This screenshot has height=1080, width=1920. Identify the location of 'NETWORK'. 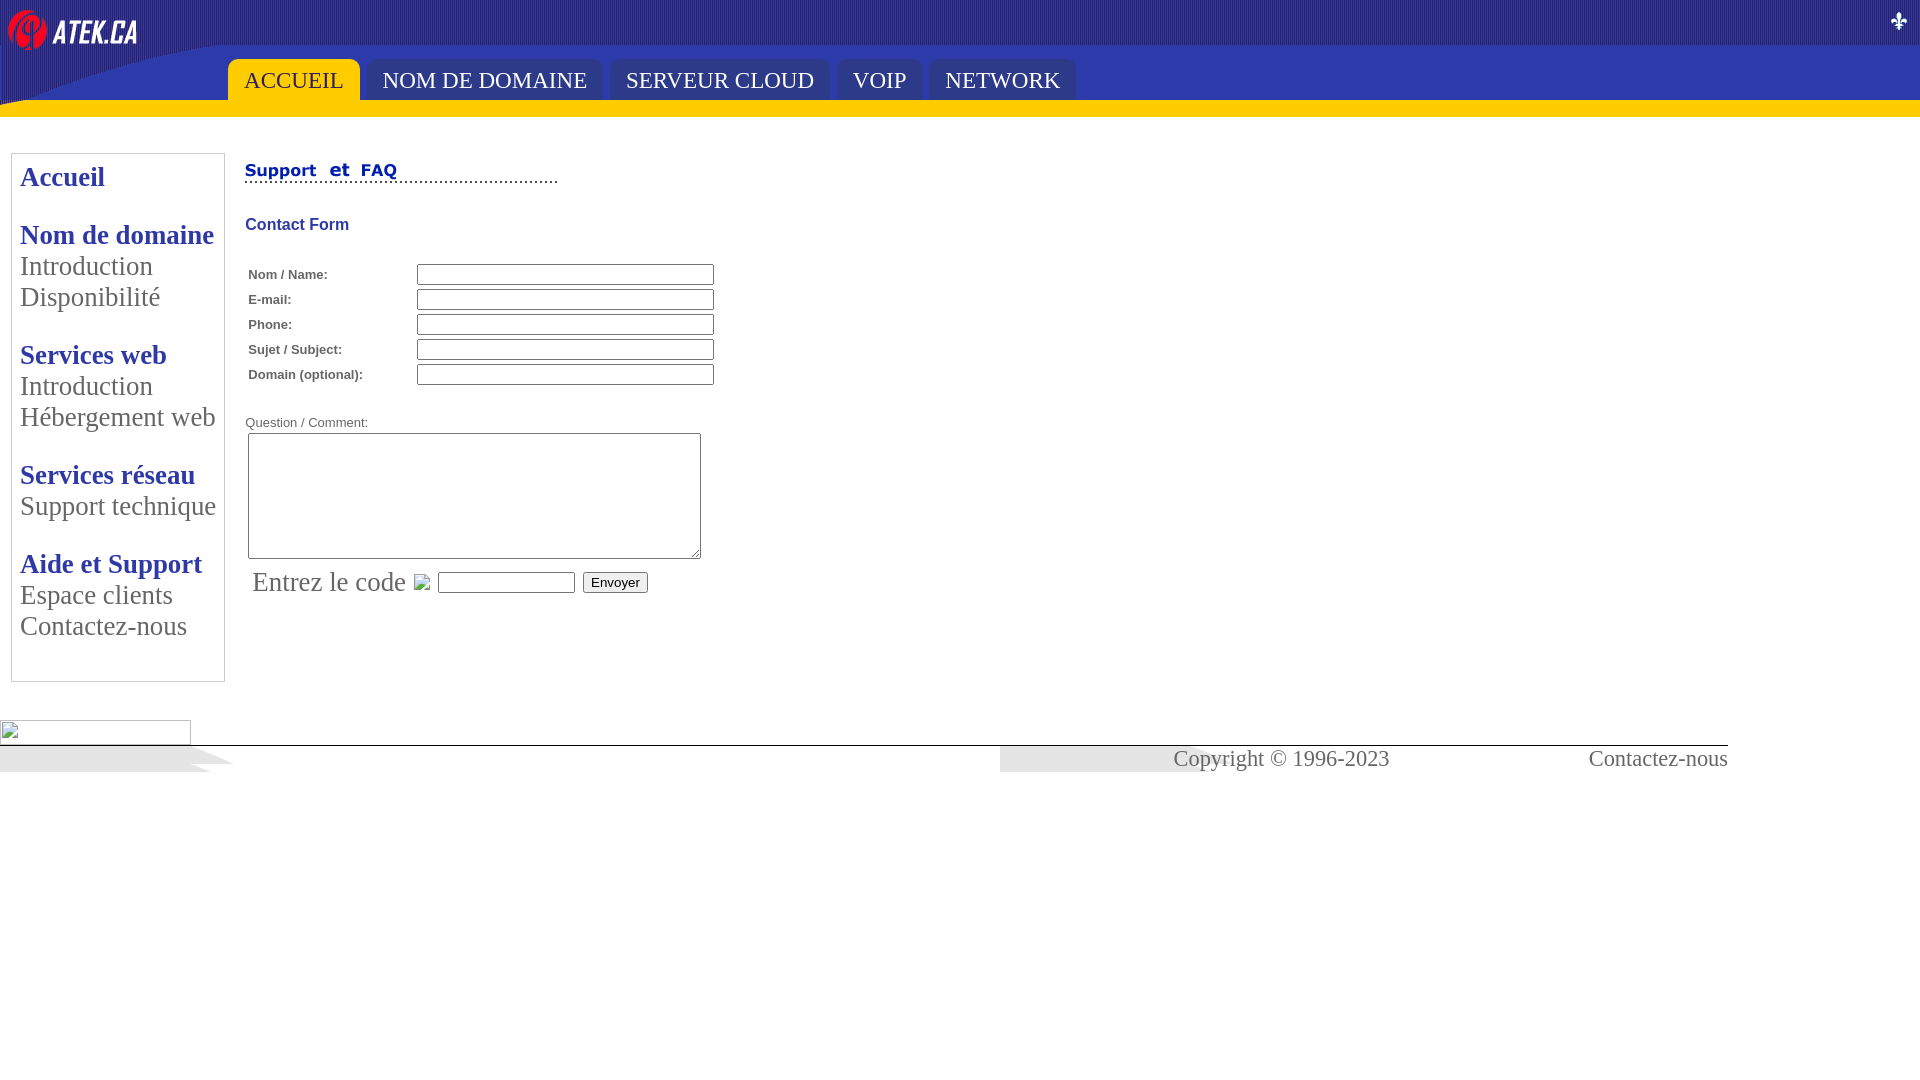
(1002, 78).